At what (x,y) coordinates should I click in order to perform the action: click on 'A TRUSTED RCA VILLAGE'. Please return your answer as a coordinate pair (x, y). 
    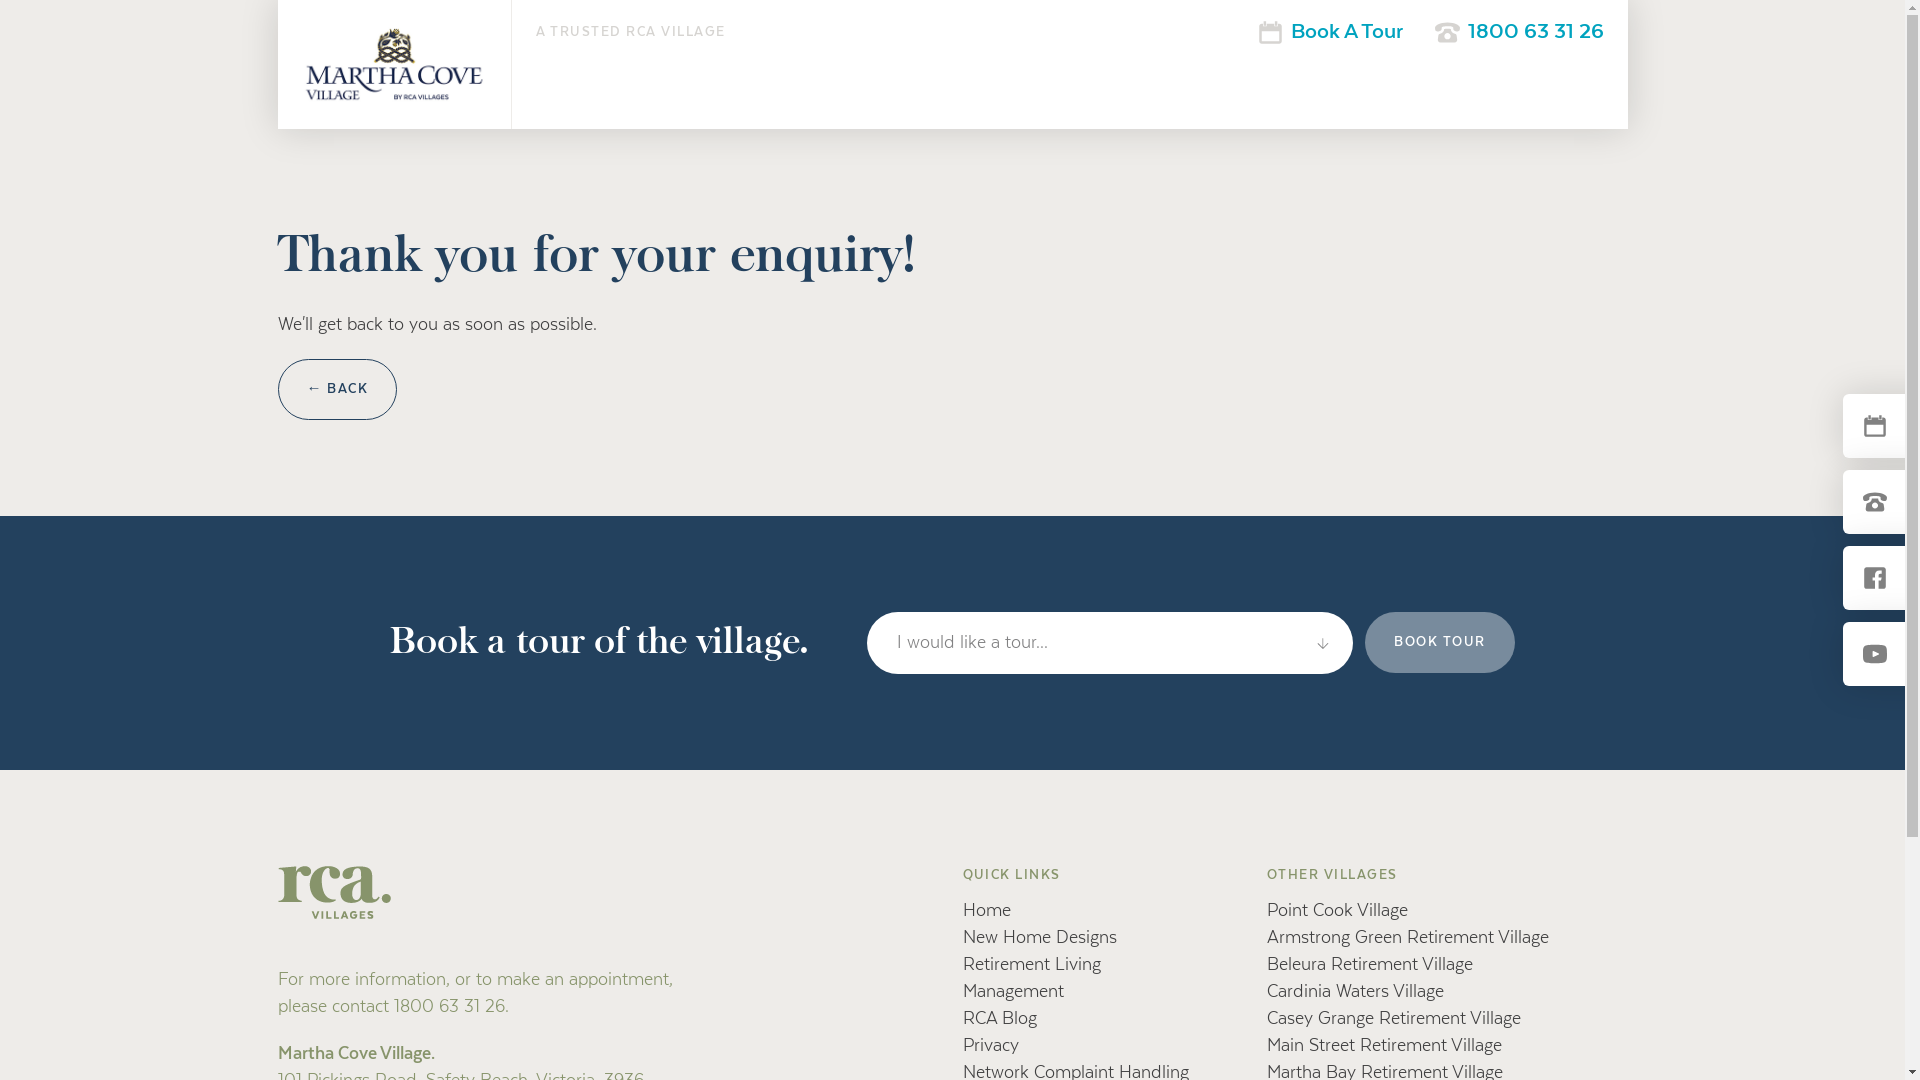
    Looking at the image, I should click on (630, 31).